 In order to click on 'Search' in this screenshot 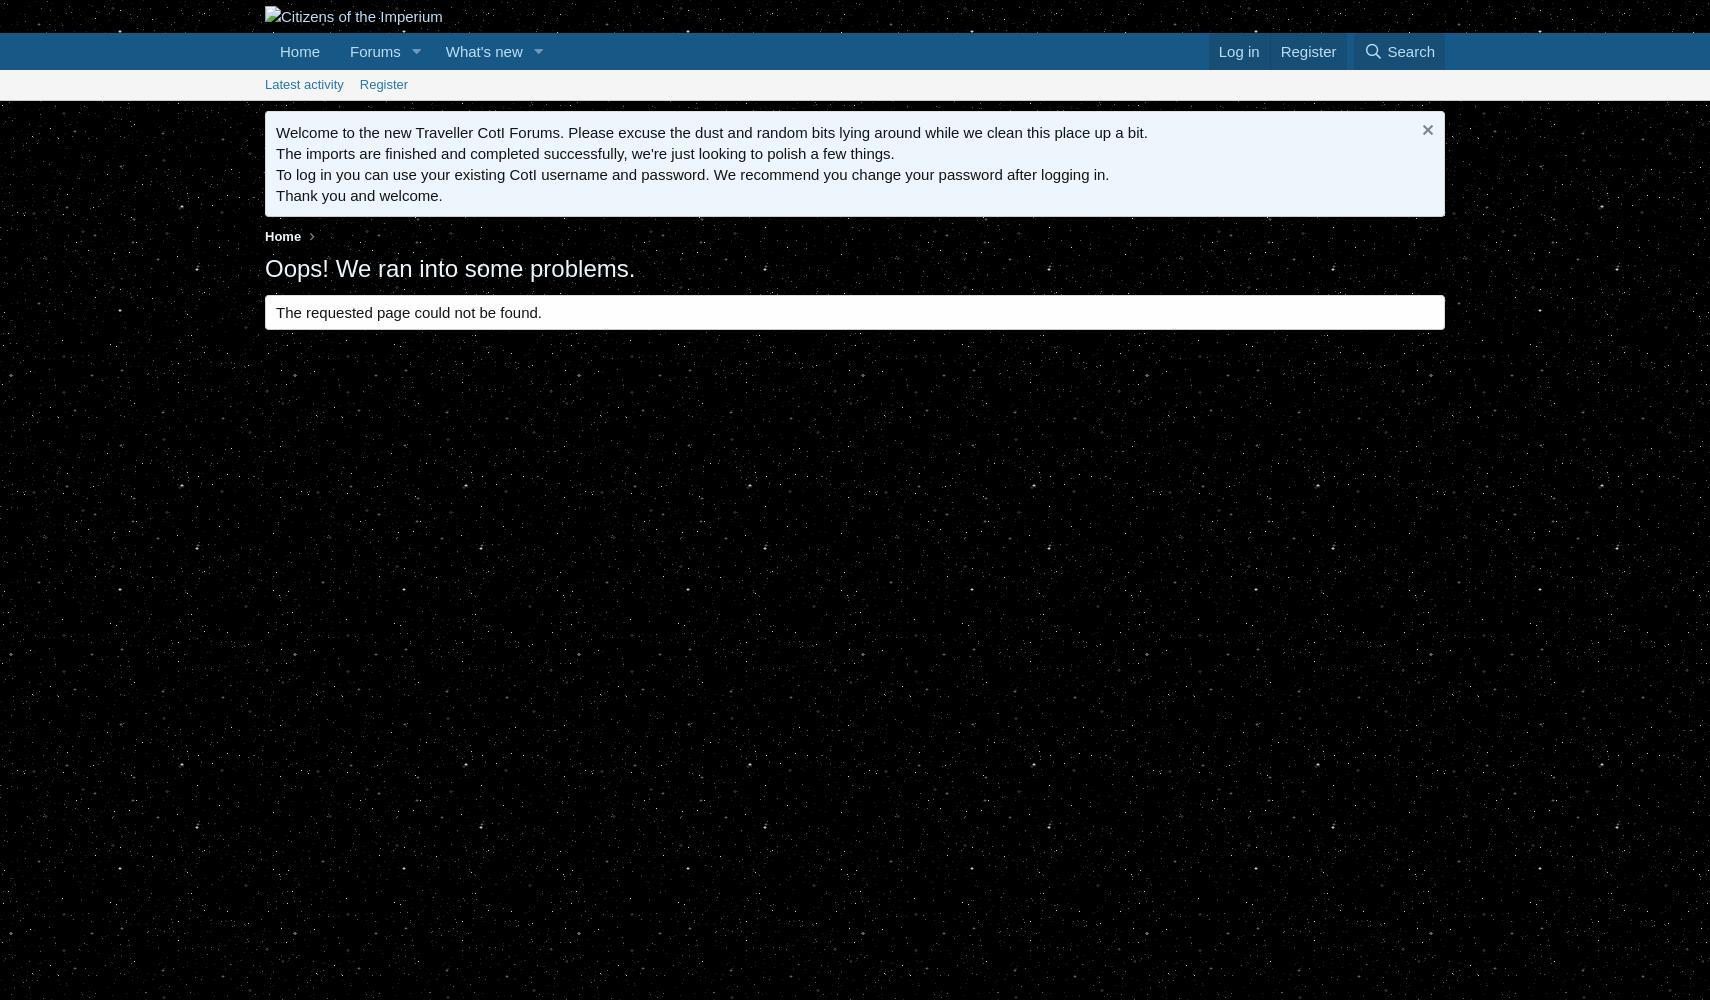, I will do `click(1386, 51)`.